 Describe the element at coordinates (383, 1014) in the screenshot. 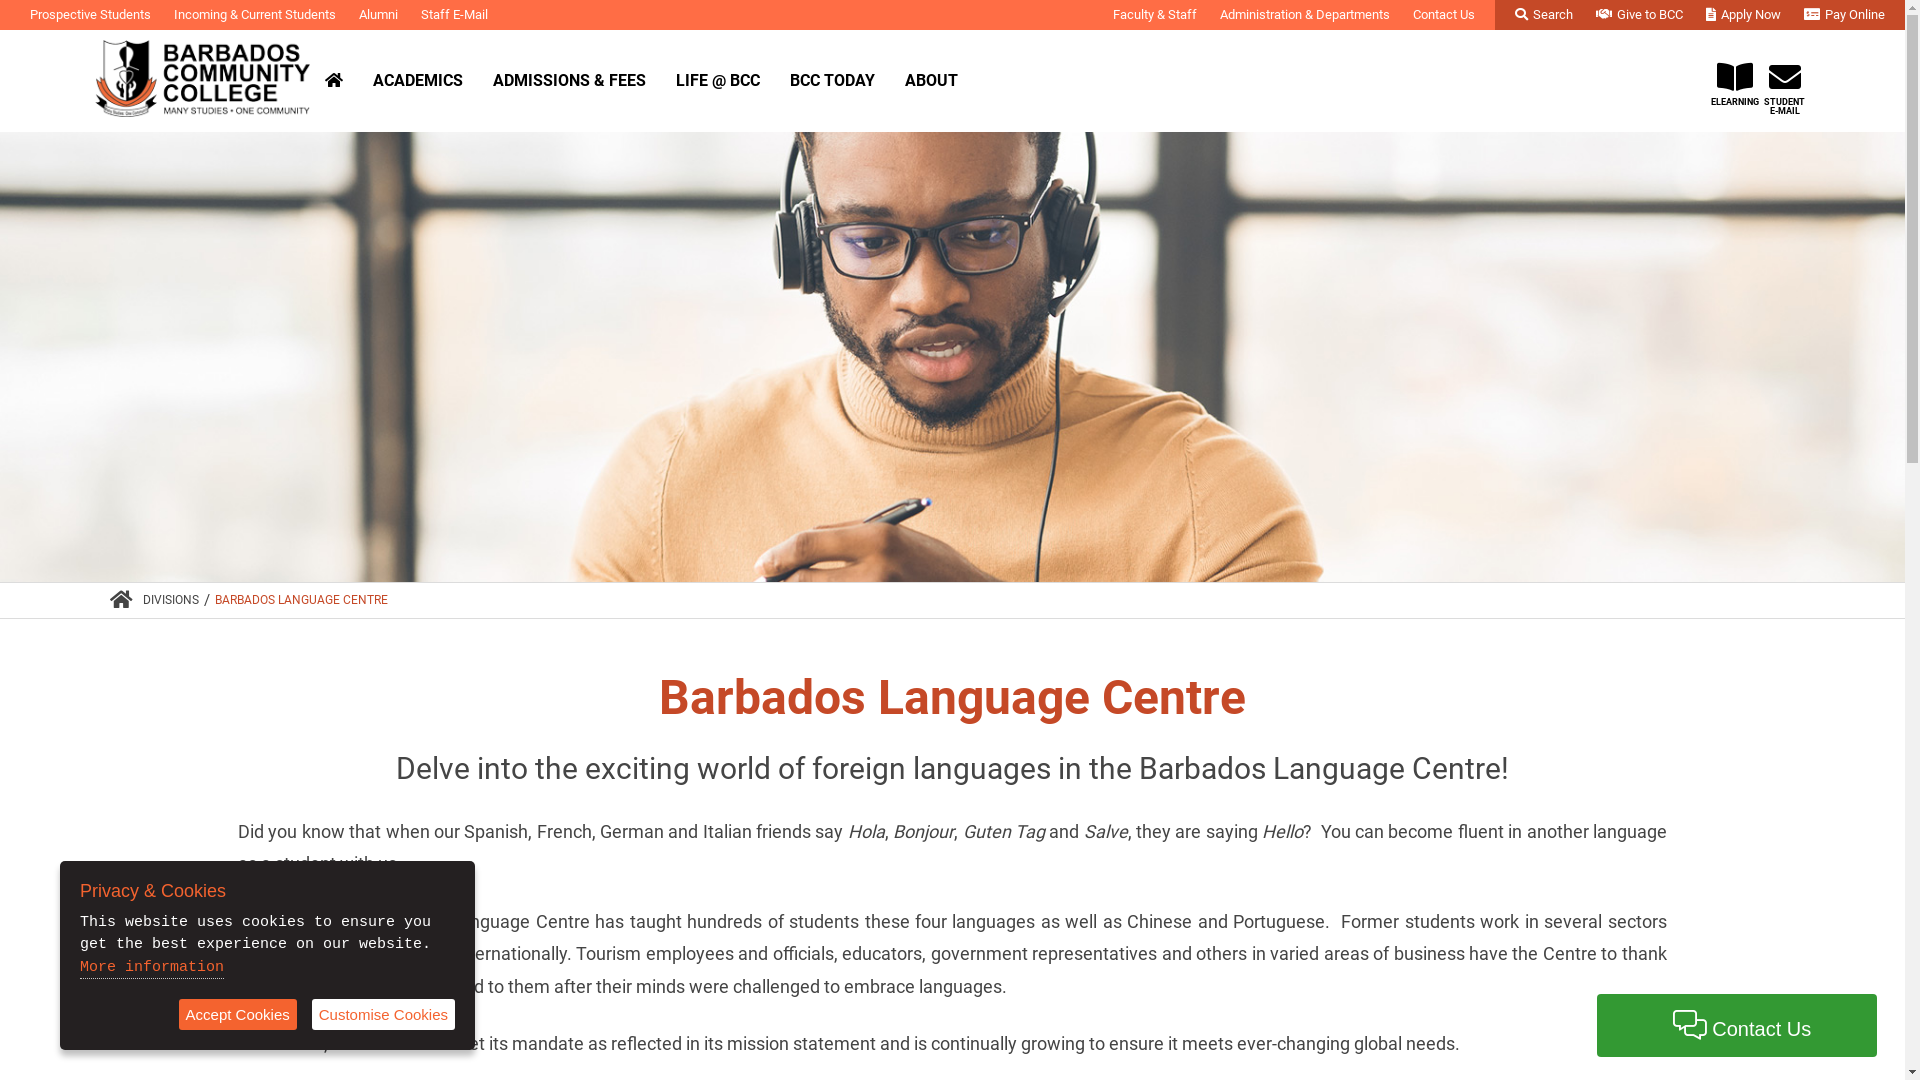

I see `'Customise Cookies'` at that location.